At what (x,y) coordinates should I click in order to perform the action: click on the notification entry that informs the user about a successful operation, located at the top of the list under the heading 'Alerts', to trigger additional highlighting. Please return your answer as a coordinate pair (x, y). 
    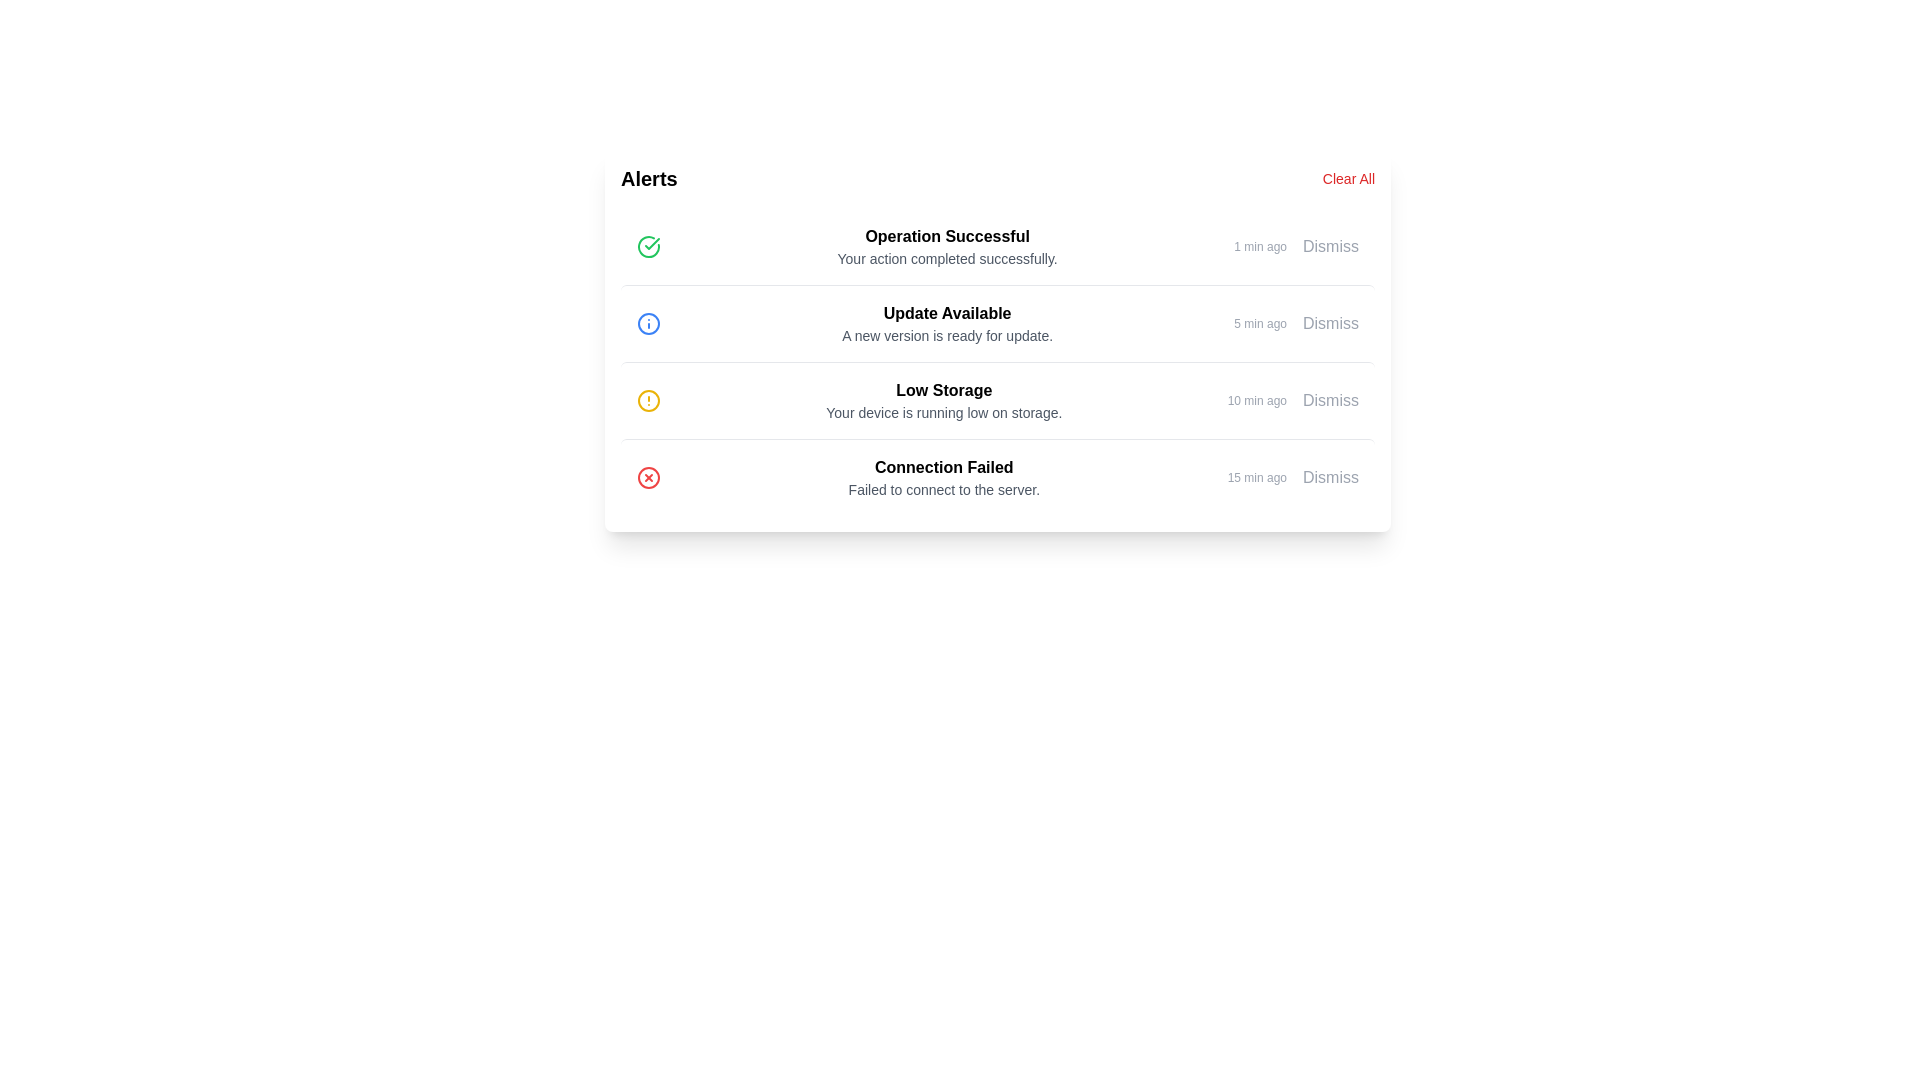
    Looking at the image, I should click on (998, 245).